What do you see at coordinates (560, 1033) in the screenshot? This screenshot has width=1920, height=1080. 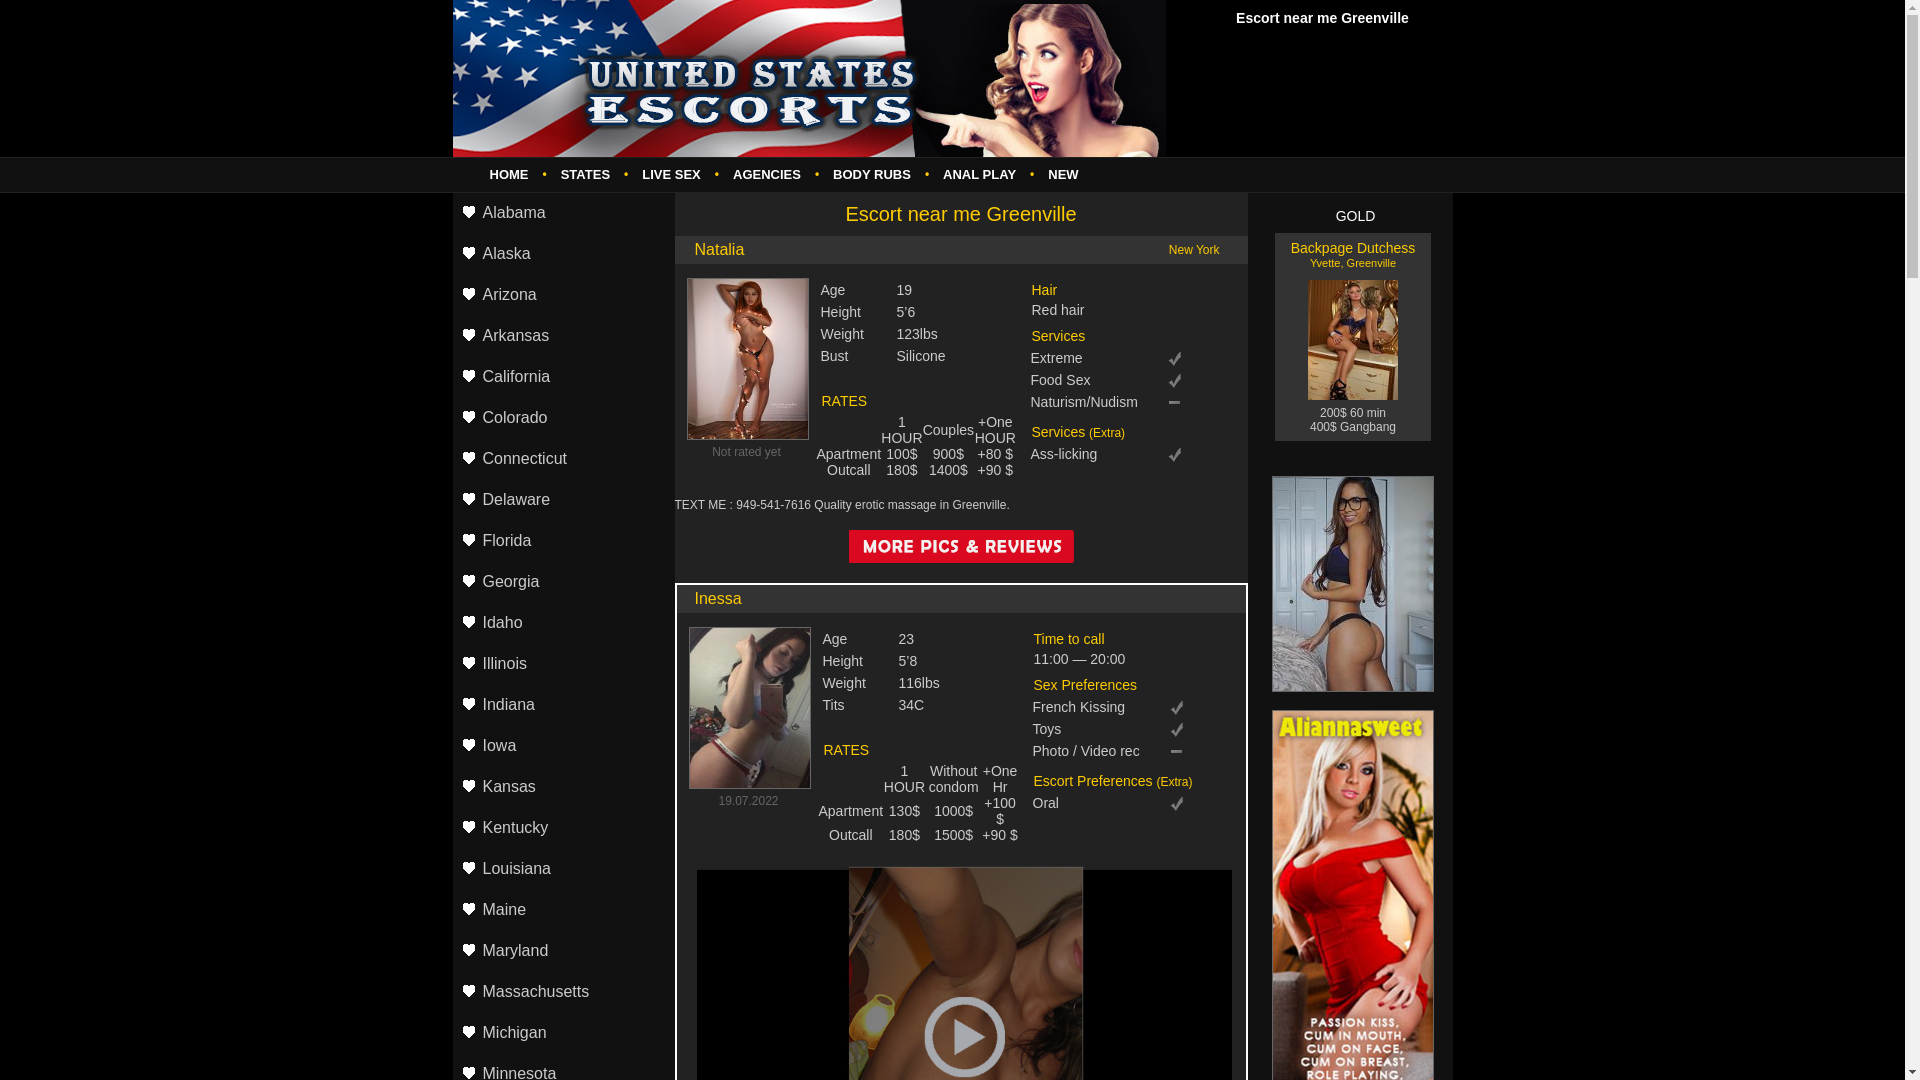 I see `'Michigan'` at bounding box center [560, 1033].